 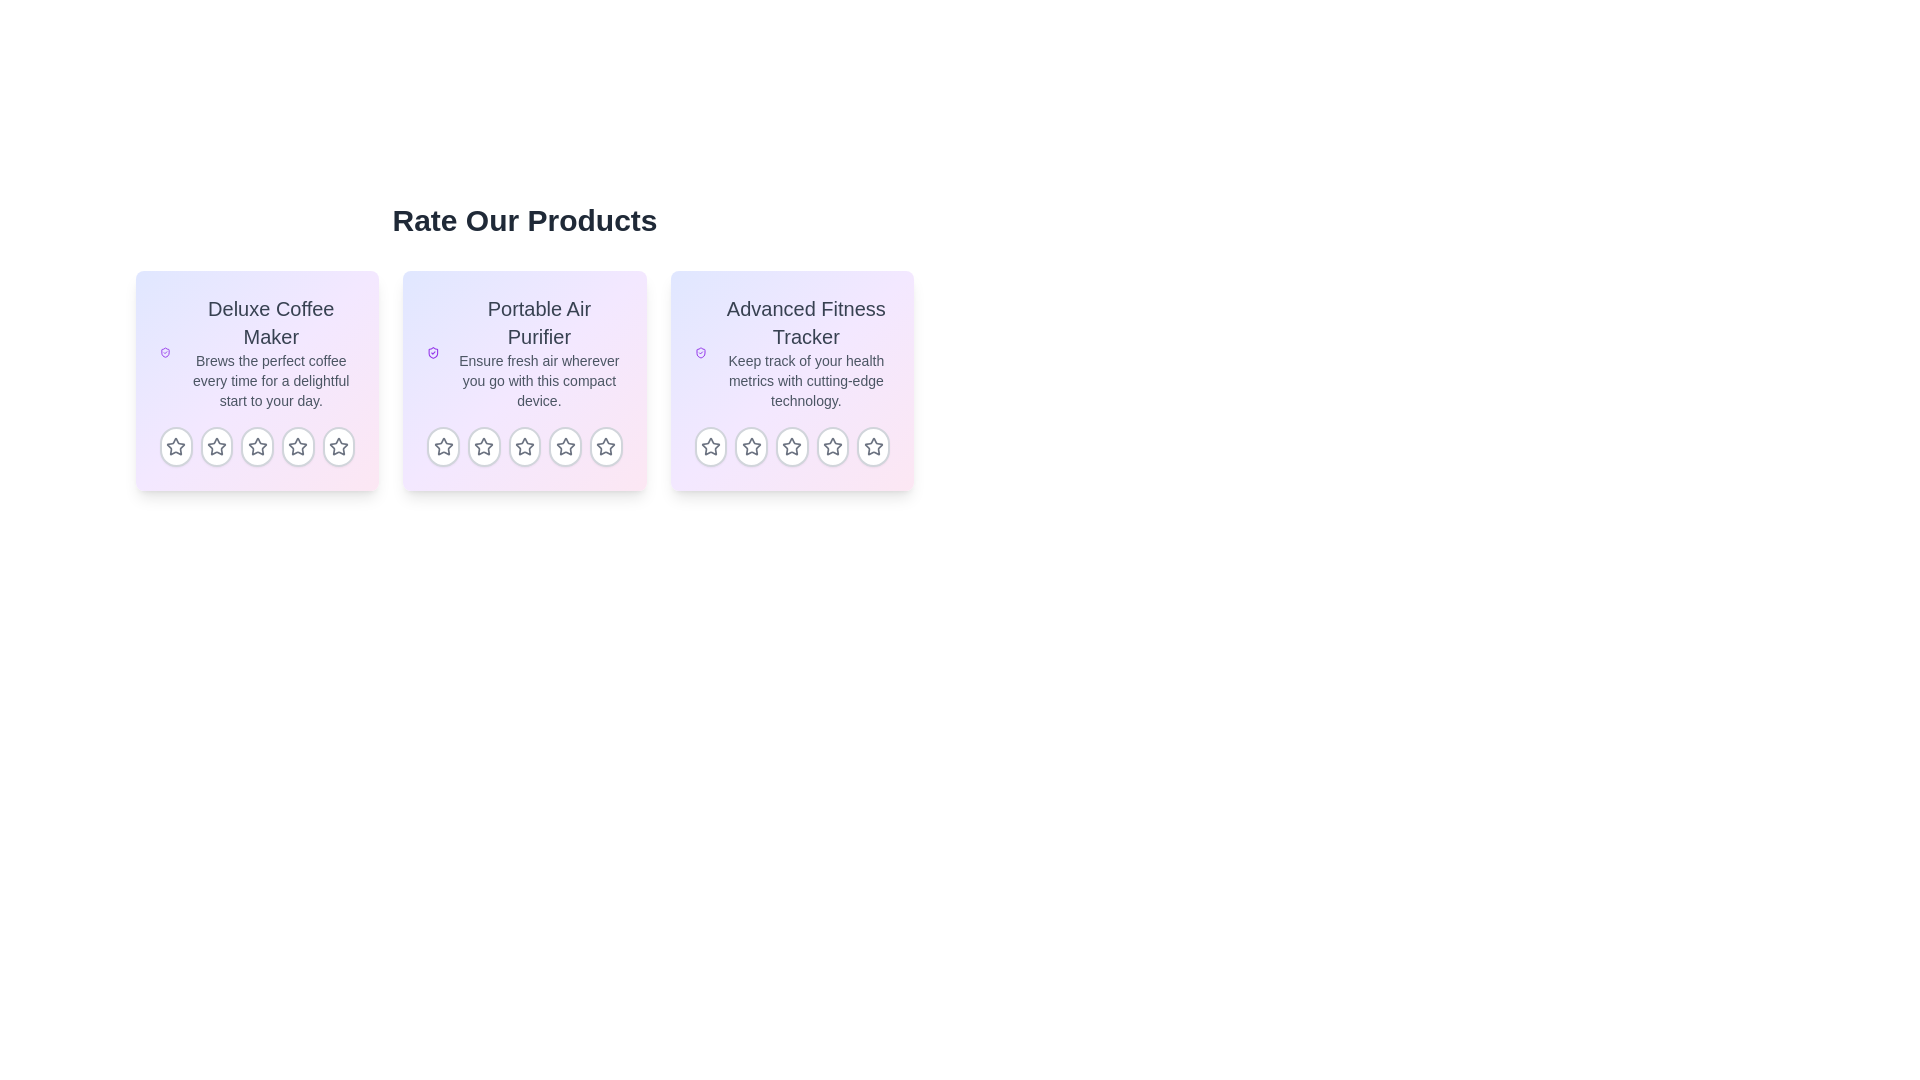 What do you see at coordinates (539, 352) in the screenshot?
I see `the textual display element that provides the title and summary for the Portable Air Purifier, located between the 'Deluxe Coffee Maker' and 'Advanced Fitness Tracker' cards` at bounding box center [539, 352].